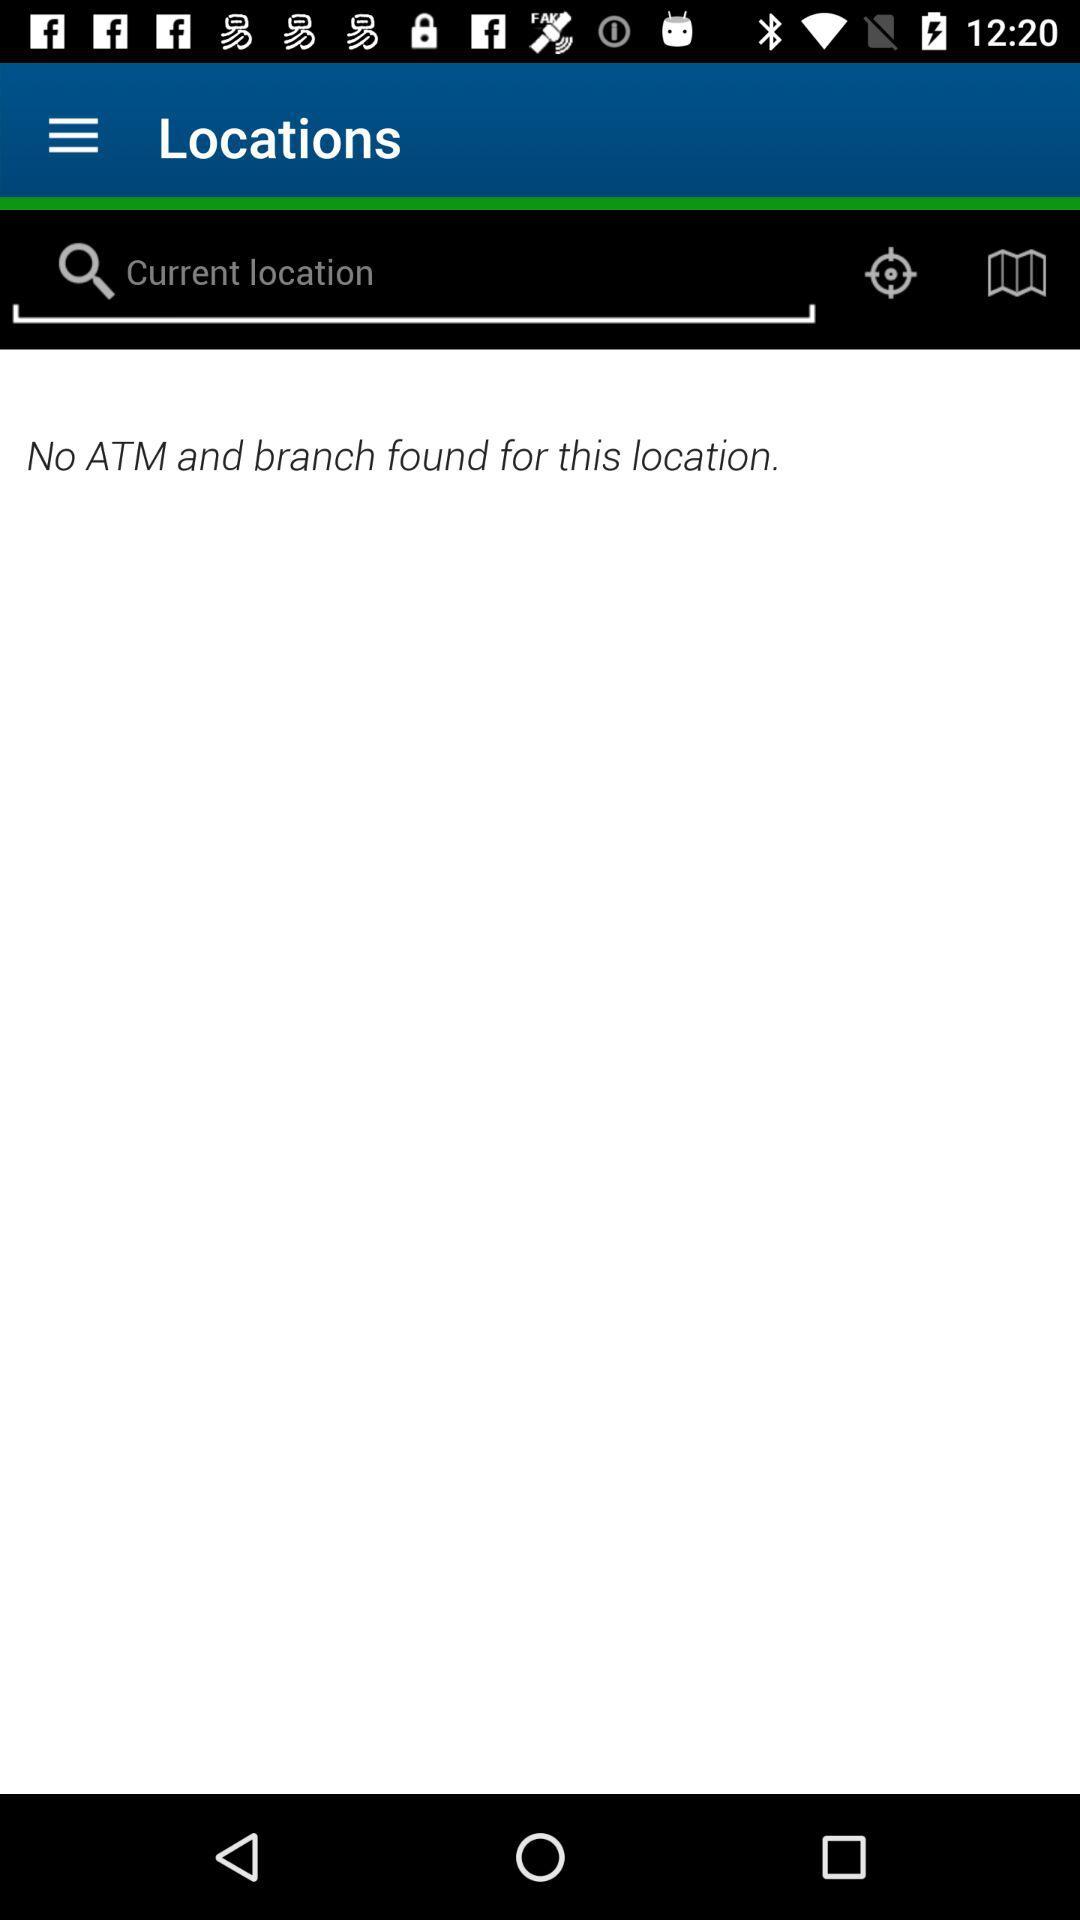 The image size is (1080, 1920). Describe the element at coordinates (890, 272) in the screenshot. I see `the location_crosshair icon` at that location.